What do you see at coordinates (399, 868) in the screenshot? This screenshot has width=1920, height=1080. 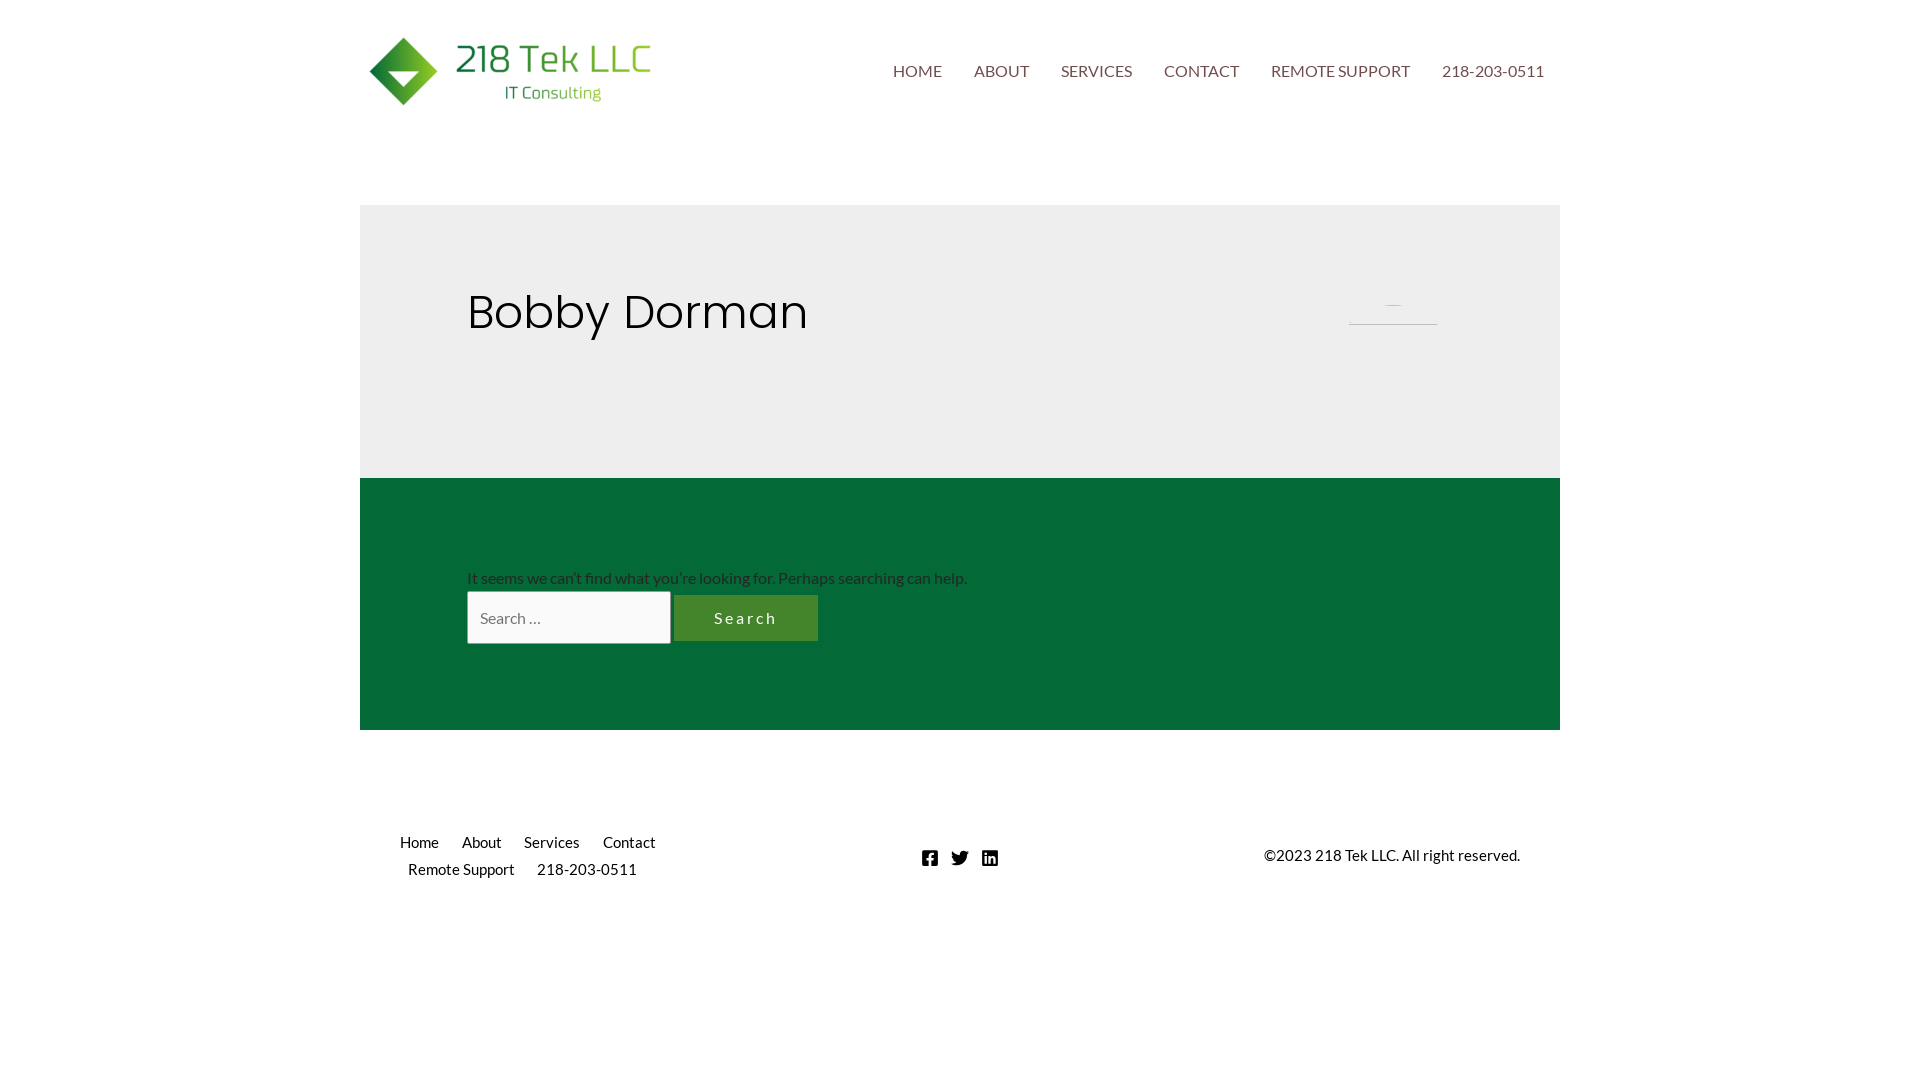 I see `'Remote Support'` at bounding box center [399, 868].